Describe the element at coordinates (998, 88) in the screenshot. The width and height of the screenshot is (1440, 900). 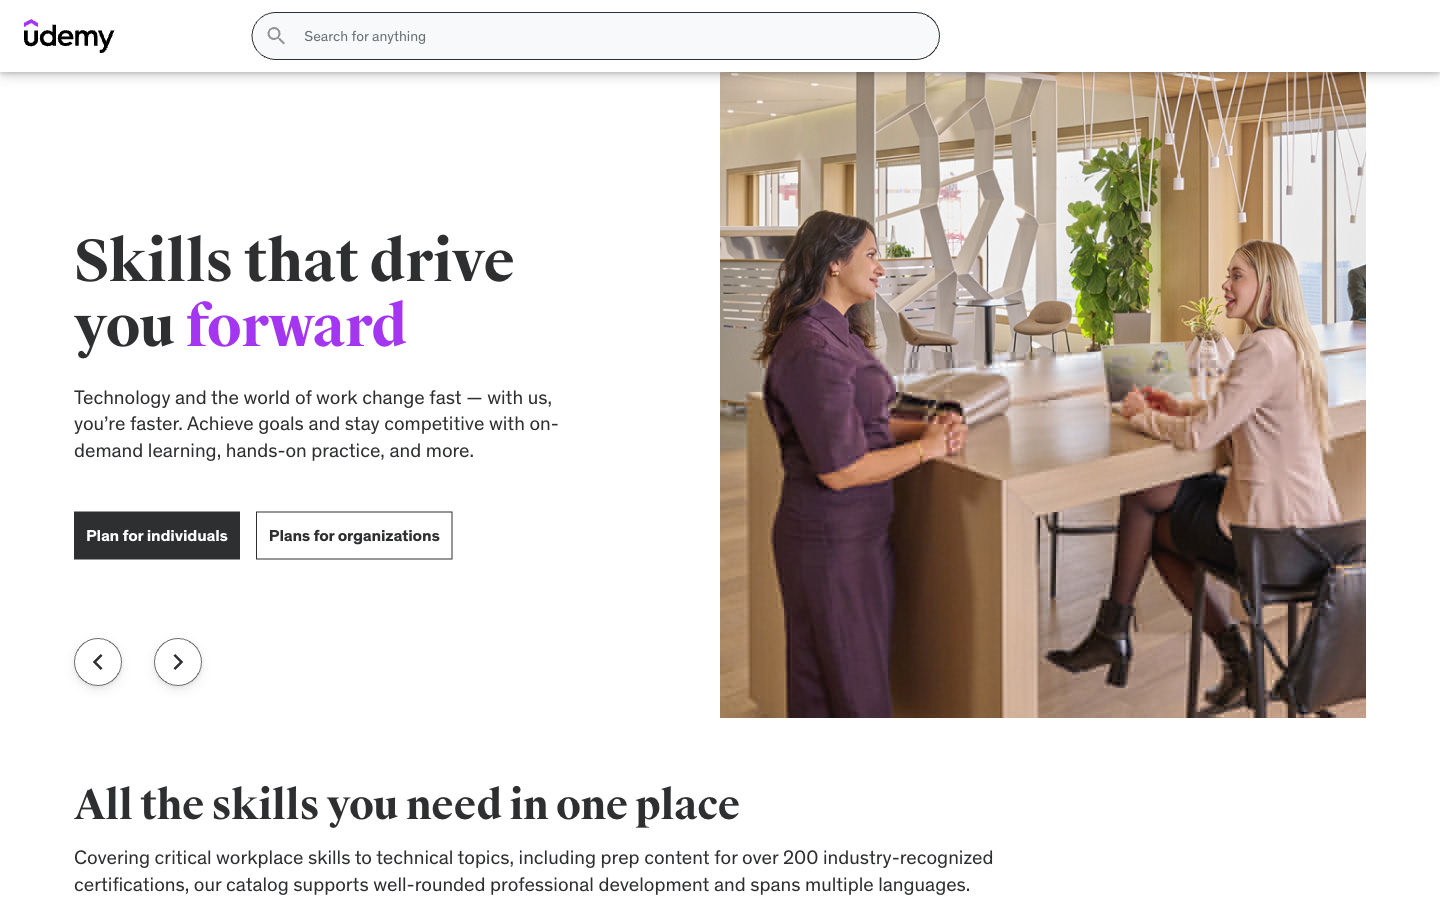
I see `the Why Mint page` at that location.